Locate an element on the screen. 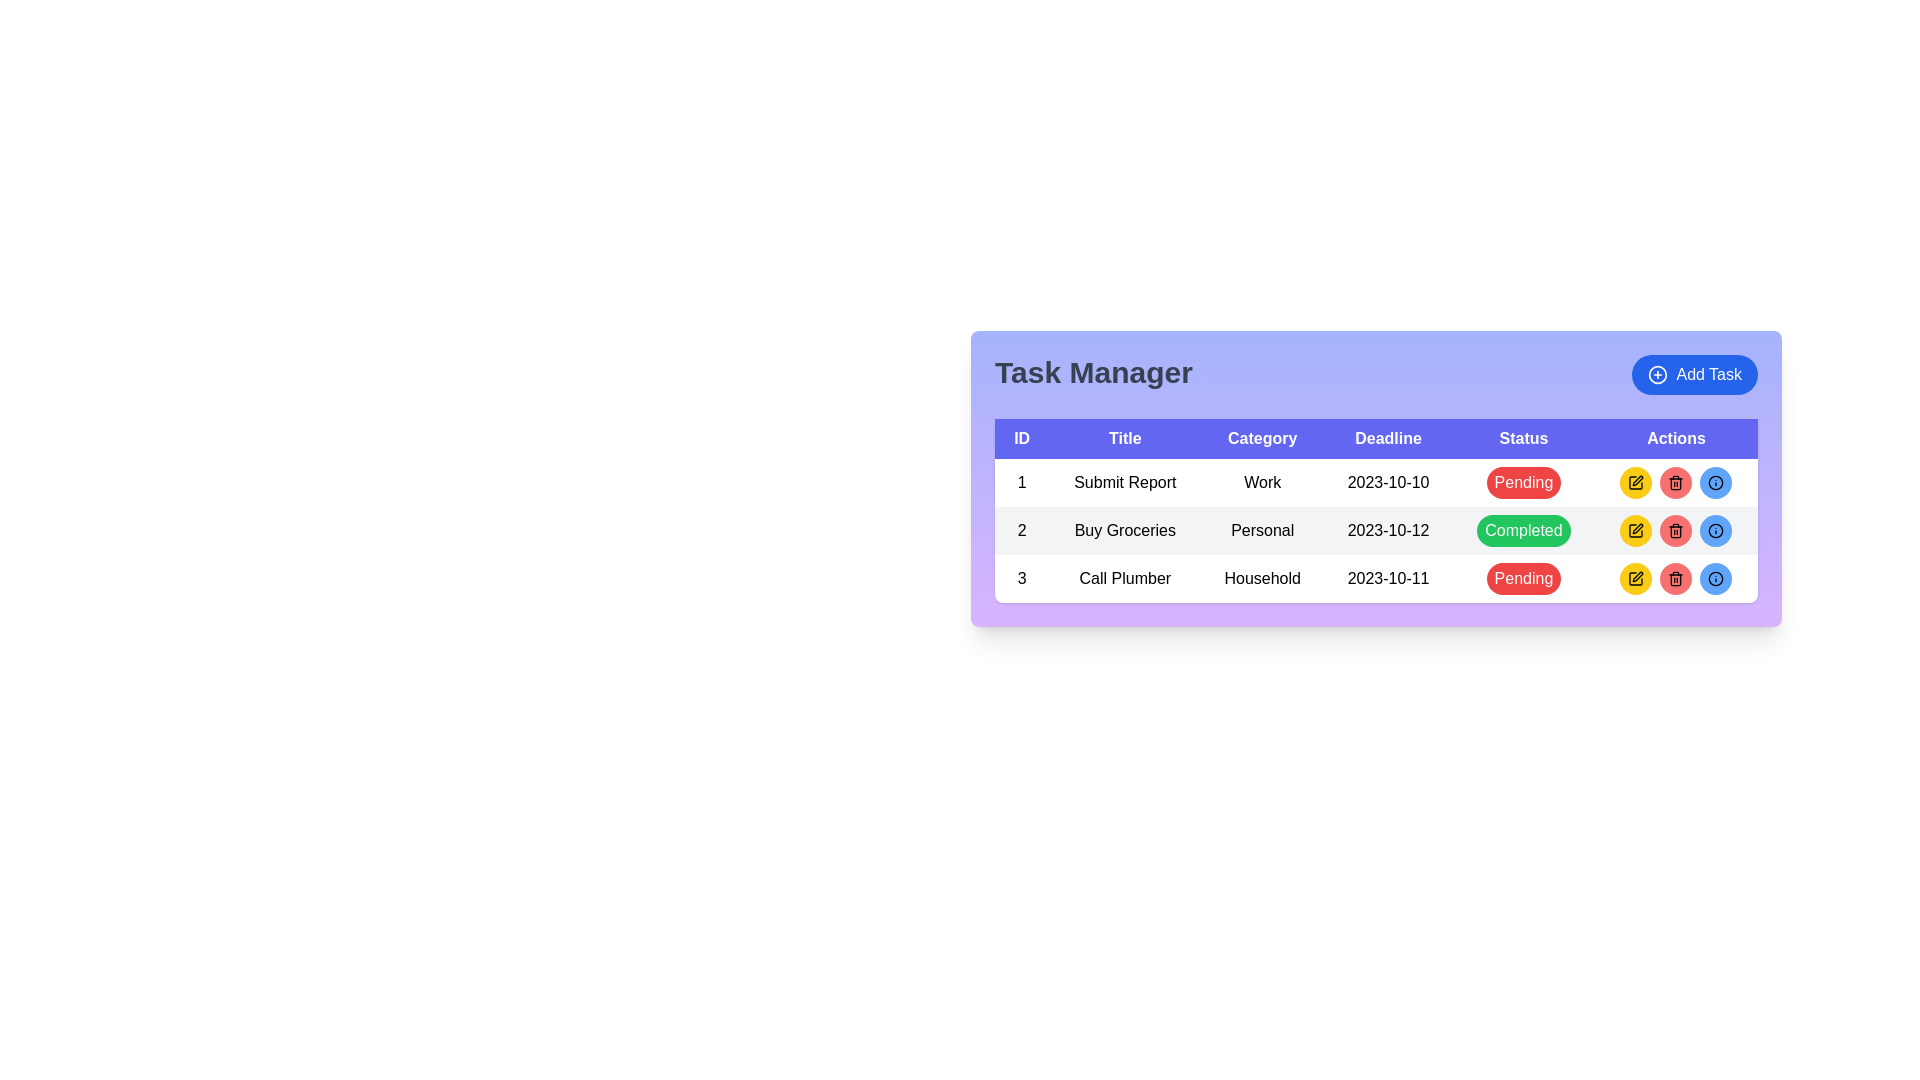 The image size is (1920, 1080). the edit icon in the 'Actions' column for the first task labeled 'Submit Report' to initiate the edit action is located at coordinates (1636, 530).